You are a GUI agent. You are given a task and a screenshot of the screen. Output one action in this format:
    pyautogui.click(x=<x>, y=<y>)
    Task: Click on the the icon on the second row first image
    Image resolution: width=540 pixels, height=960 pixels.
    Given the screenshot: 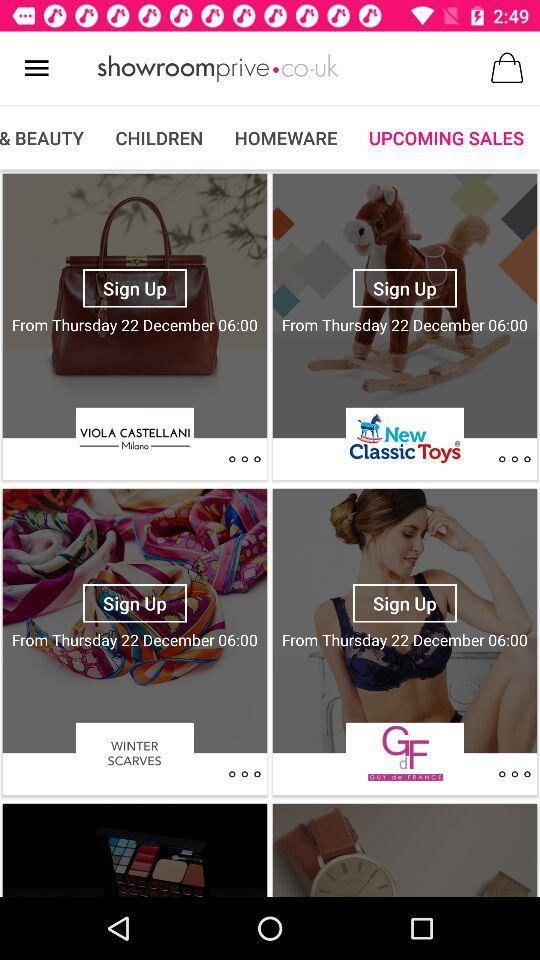 What is the action you would take?
    pyautogui.click(x=244, y=773)
    